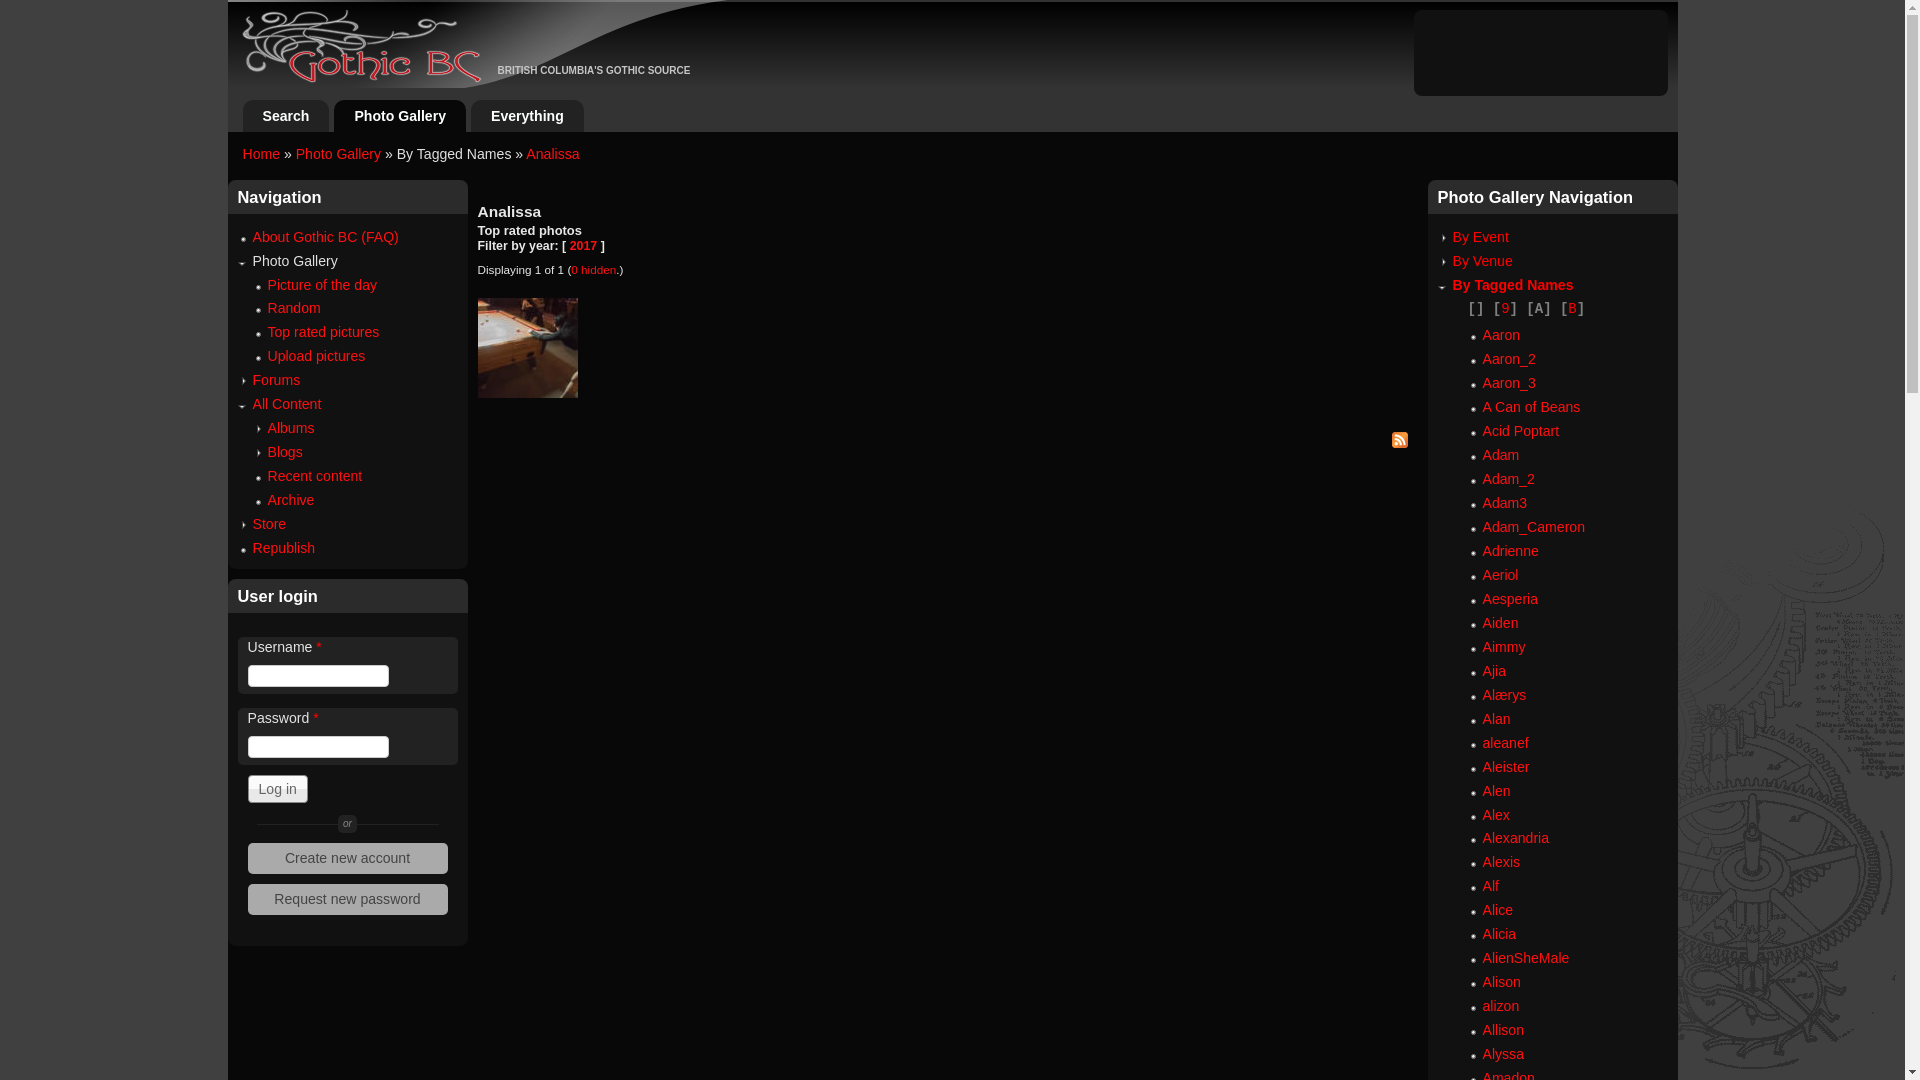 This screenshot has height=1080, width=1920. Describe the element at coordinates (1508, 382) in the screenshot. I see `'Aaron_3'` at that location.